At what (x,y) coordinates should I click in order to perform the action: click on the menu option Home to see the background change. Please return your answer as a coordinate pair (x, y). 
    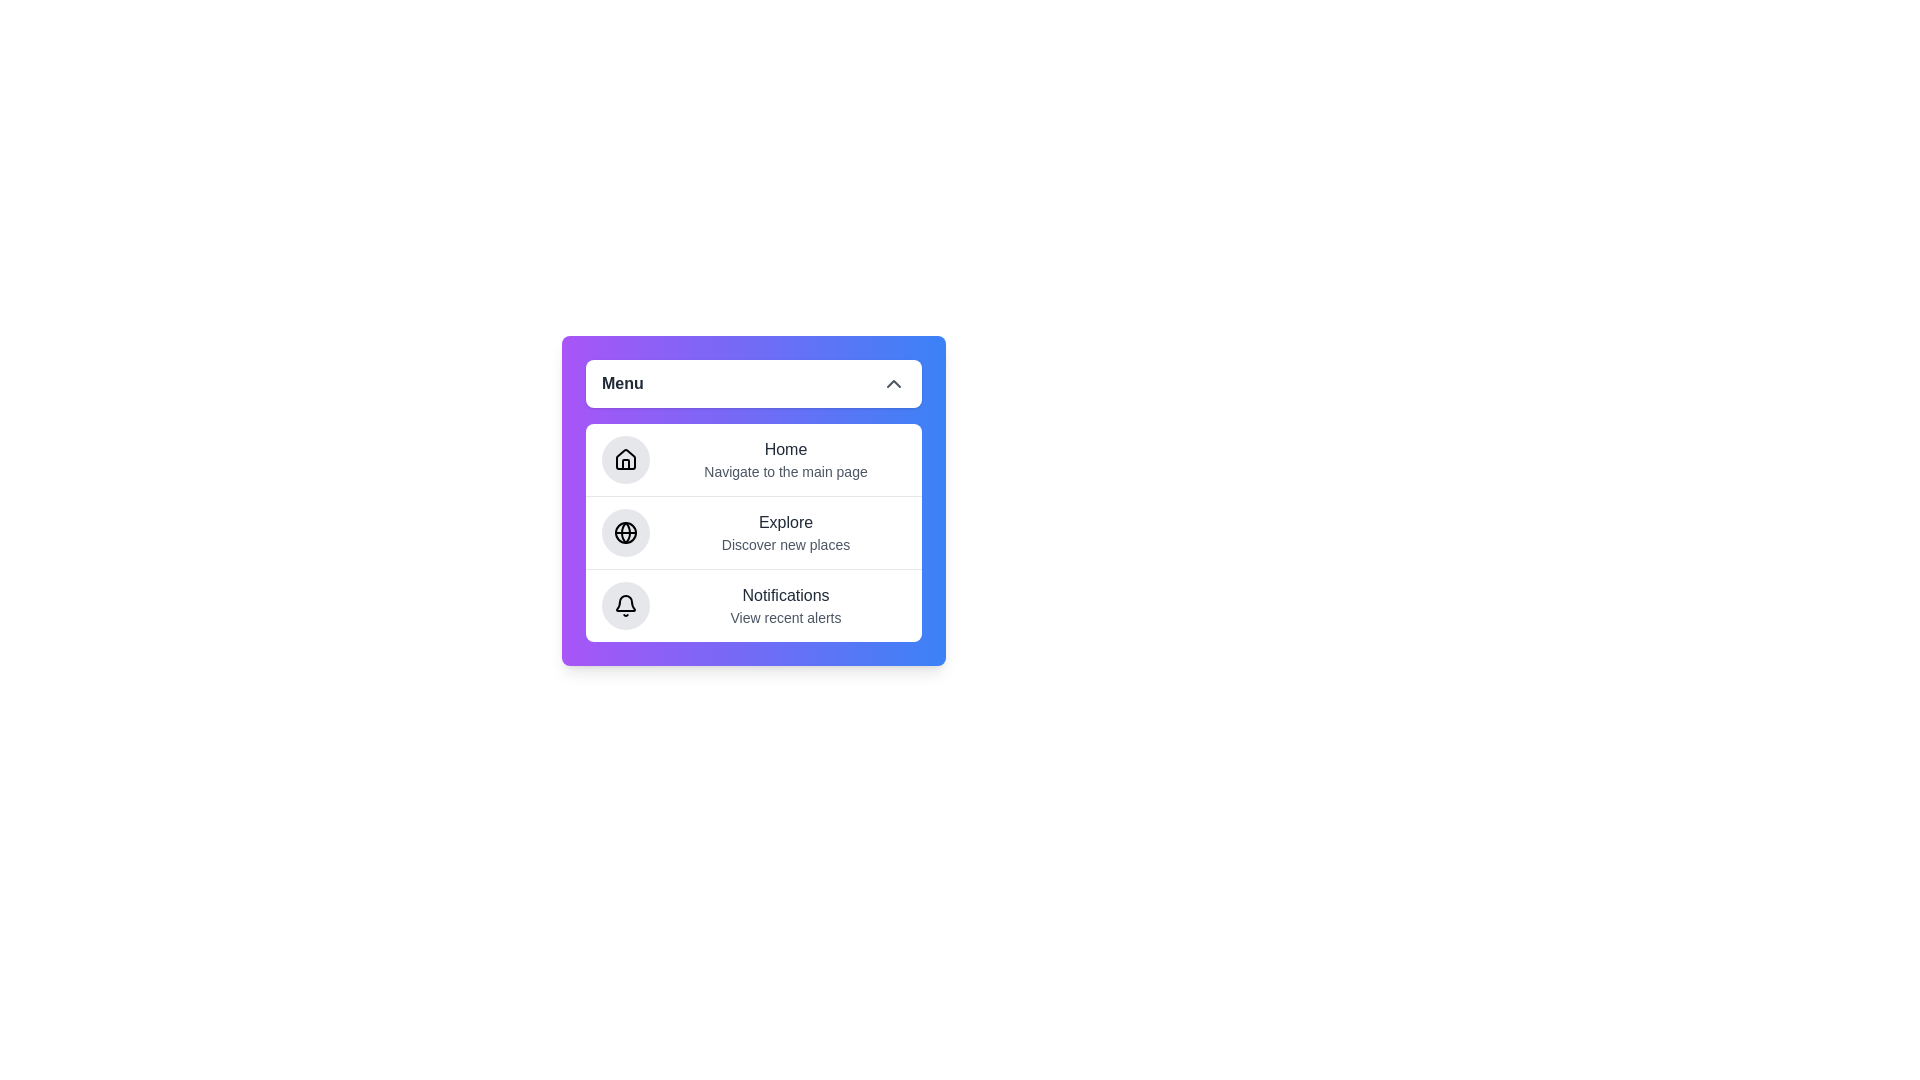
    Looking at the image, I should click on (752, 459).